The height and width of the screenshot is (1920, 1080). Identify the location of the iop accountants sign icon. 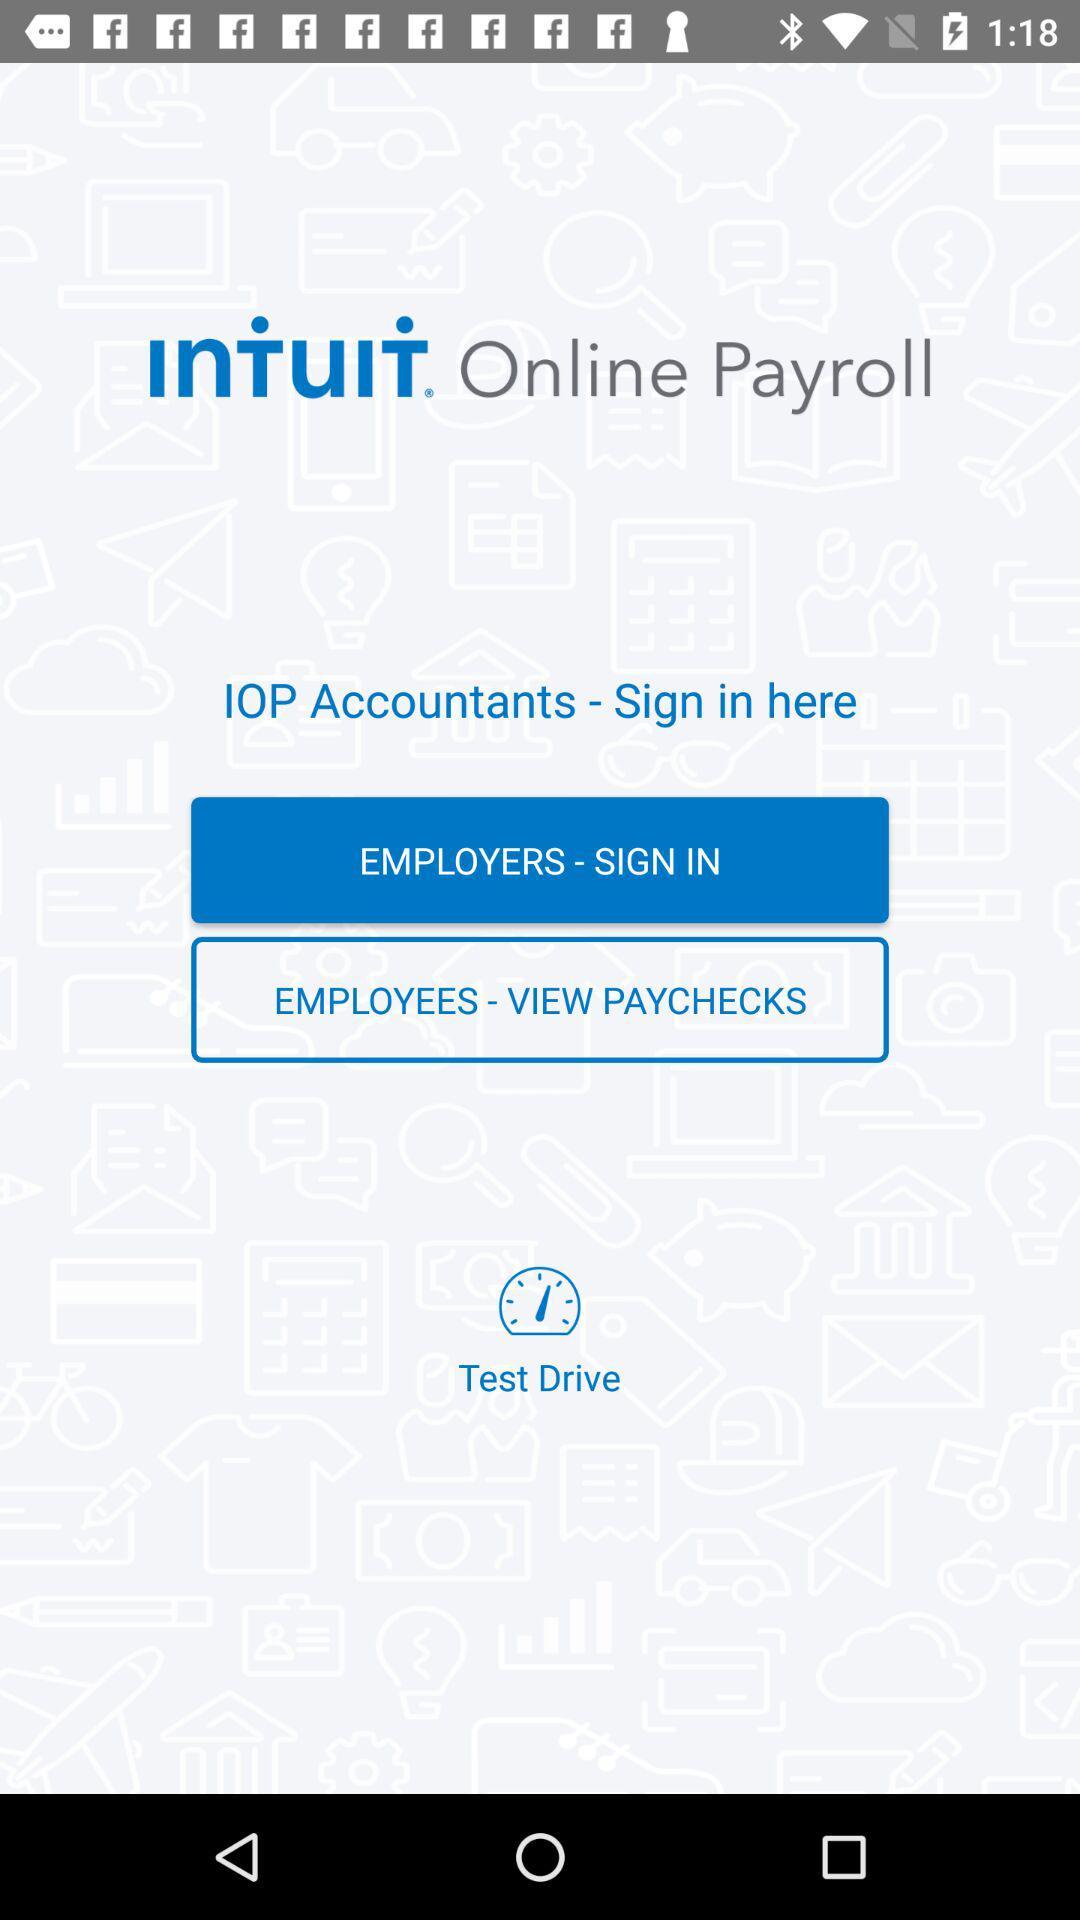
(540, 699).